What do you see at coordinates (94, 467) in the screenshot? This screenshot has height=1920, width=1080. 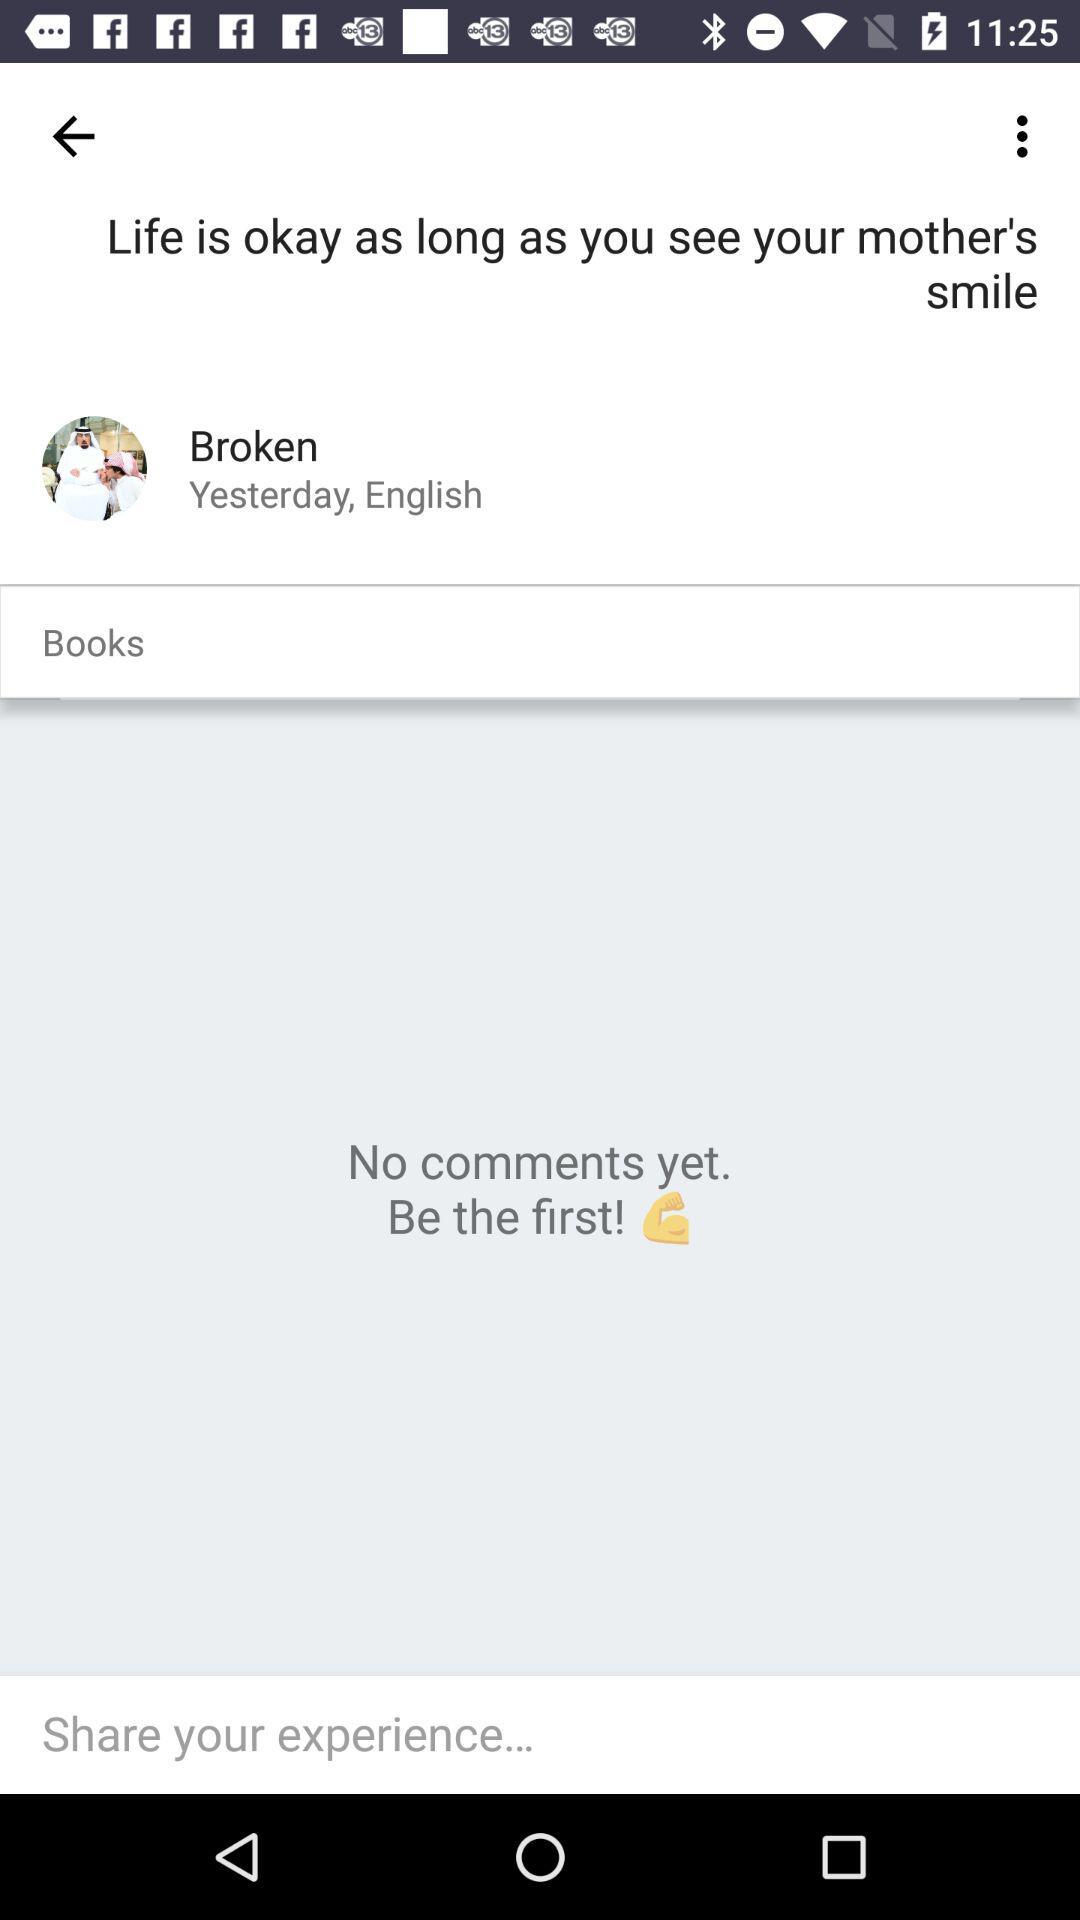 I see `item to the left of broken icon` at bounding box center [94, 467].